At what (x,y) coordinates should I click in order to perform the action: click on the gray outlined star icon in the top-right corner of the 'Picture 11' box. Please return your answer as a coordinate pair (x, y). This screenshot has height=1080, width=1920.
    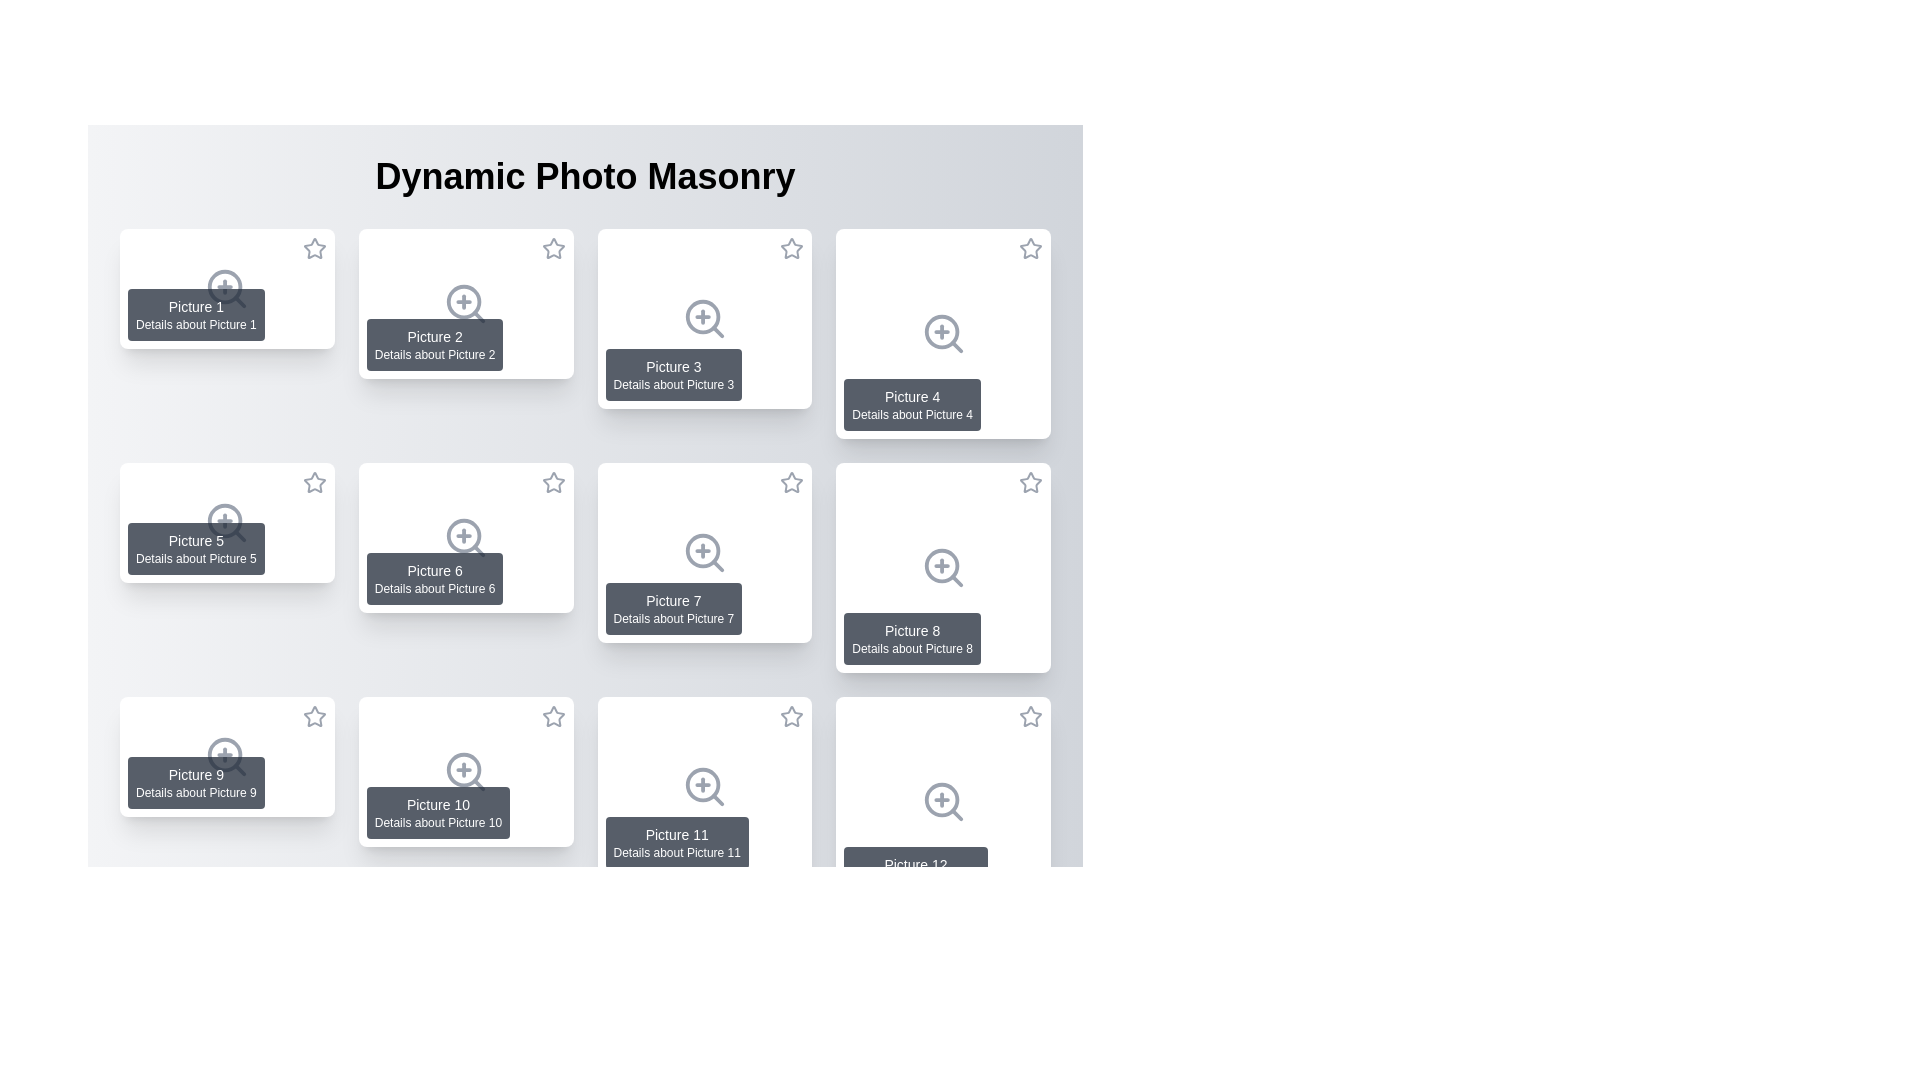
    Looking at the image, I should click on (791, 715).